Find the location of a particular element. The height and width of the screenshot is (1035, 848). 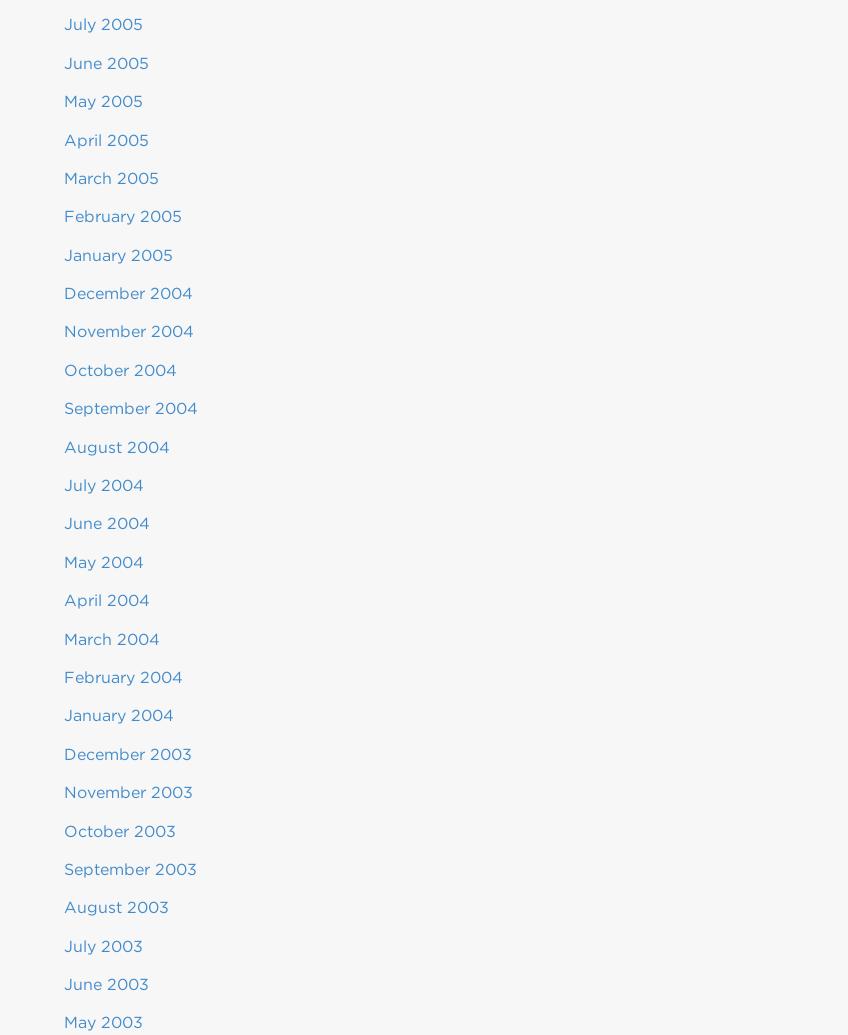

'July 2004' is located at coordinates (103, 485).